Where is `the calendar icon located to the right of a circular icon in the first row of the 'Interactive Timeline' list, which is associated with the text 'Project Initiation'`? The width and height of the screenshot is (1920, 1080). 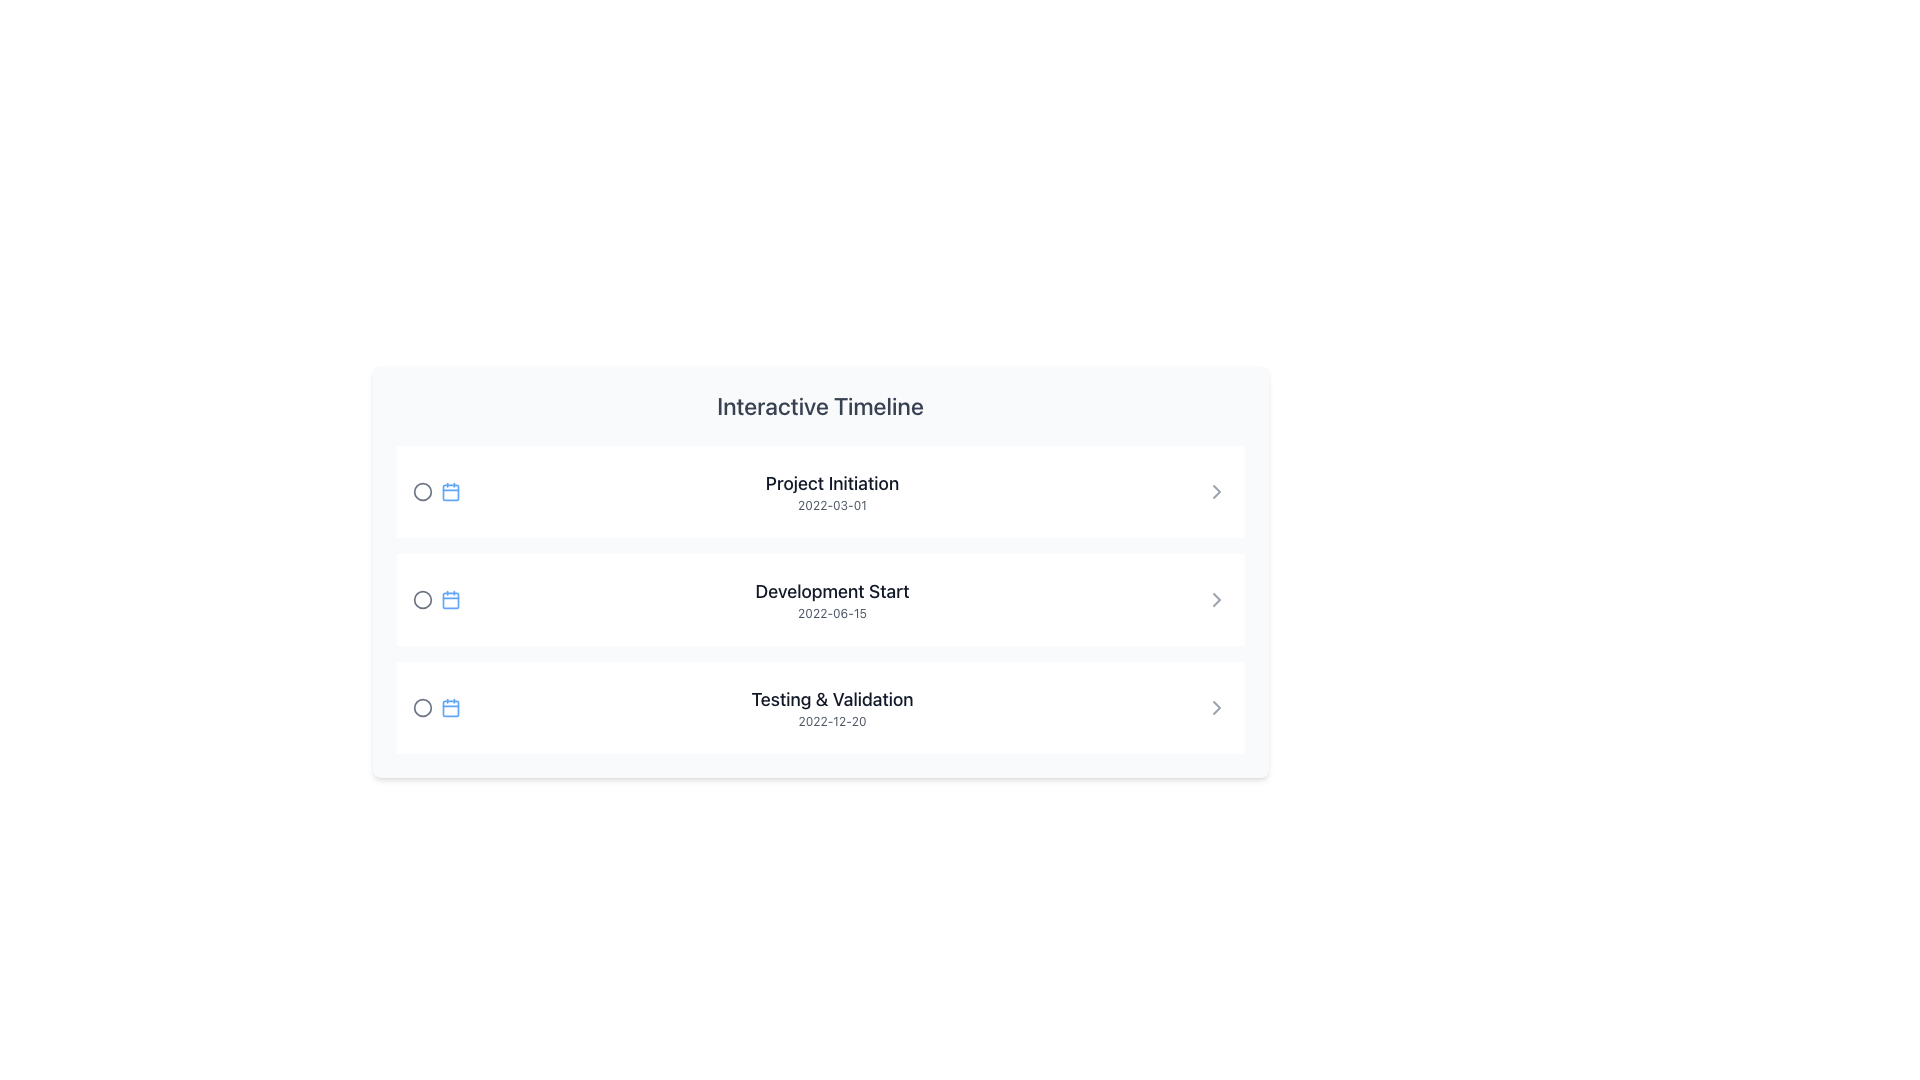
the calendar icon located to the right of a circular icon in the first row of the 'Interactive Timeline' list, which is associated with the text 'Project Initiation' is located at coordinates (449, 492).